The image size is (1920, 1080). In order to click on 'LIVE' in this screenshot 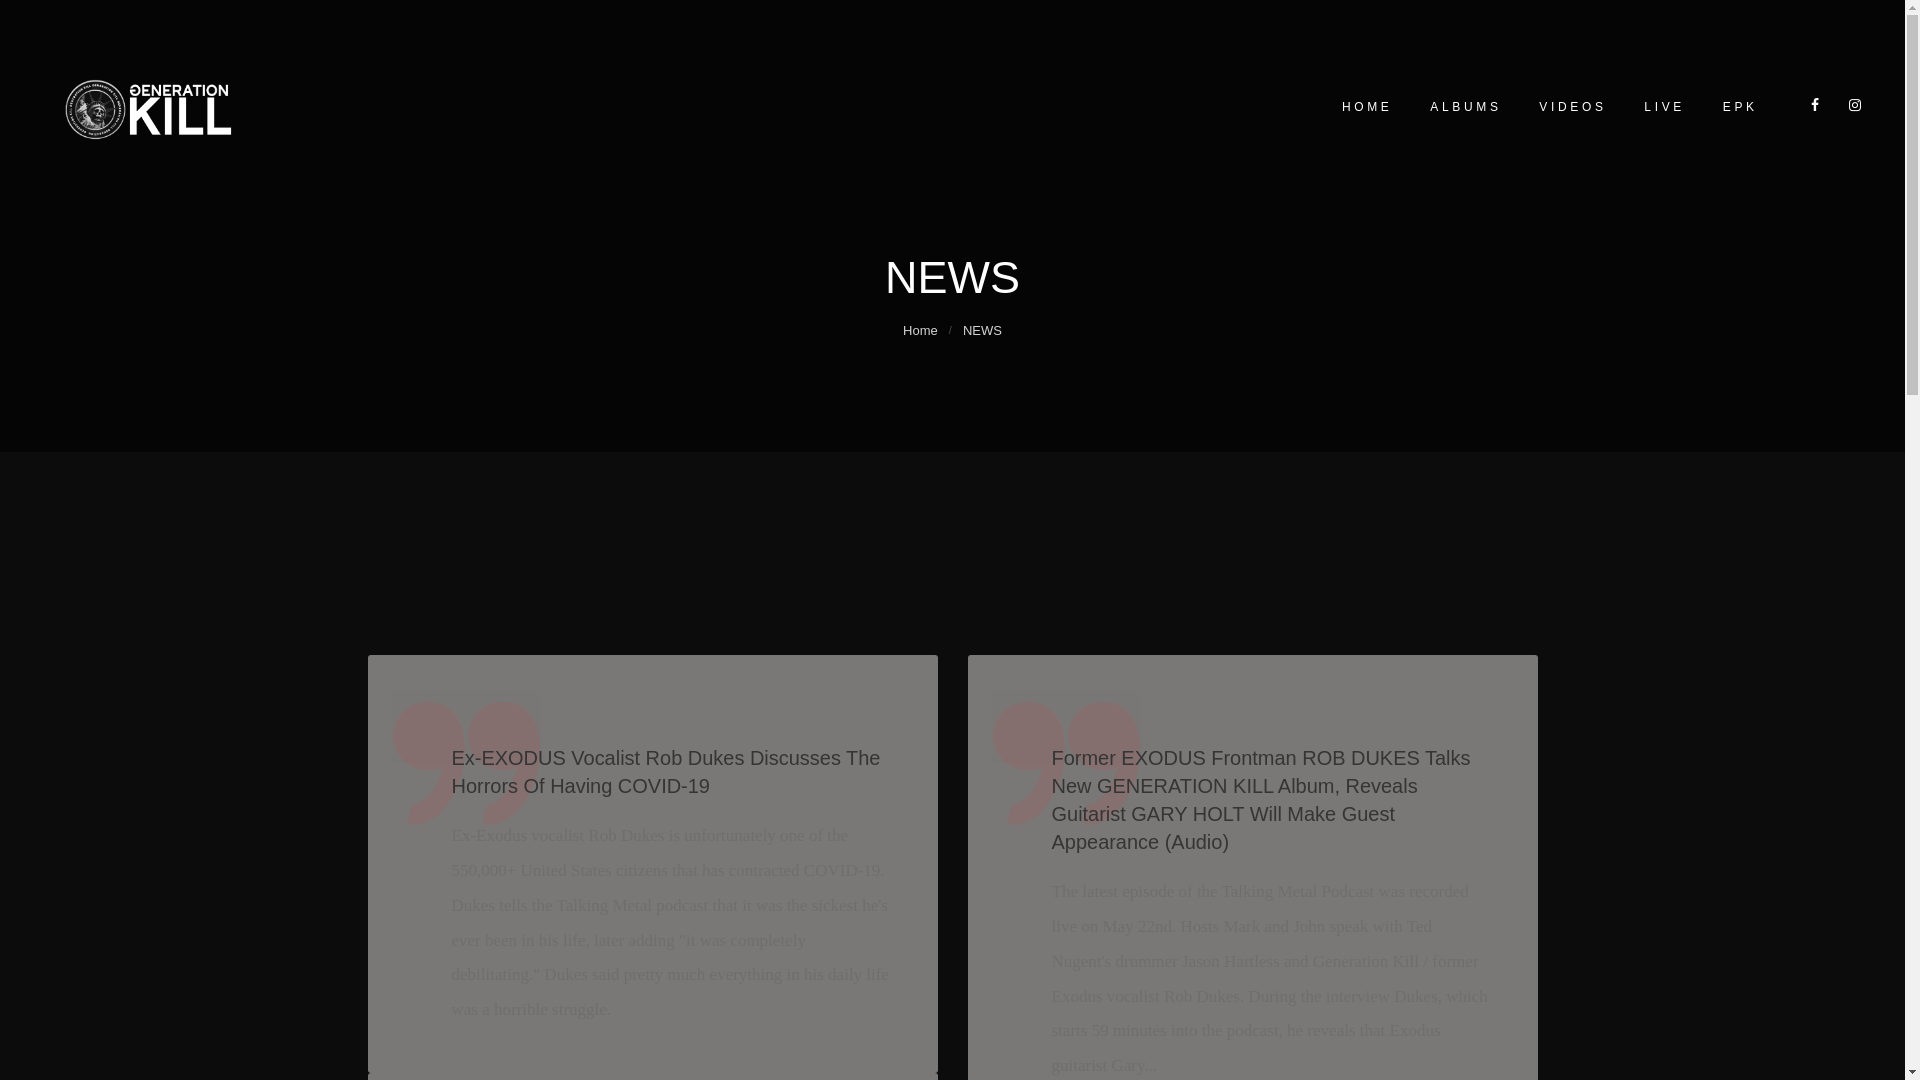, I will do `click(1662, 106)`.